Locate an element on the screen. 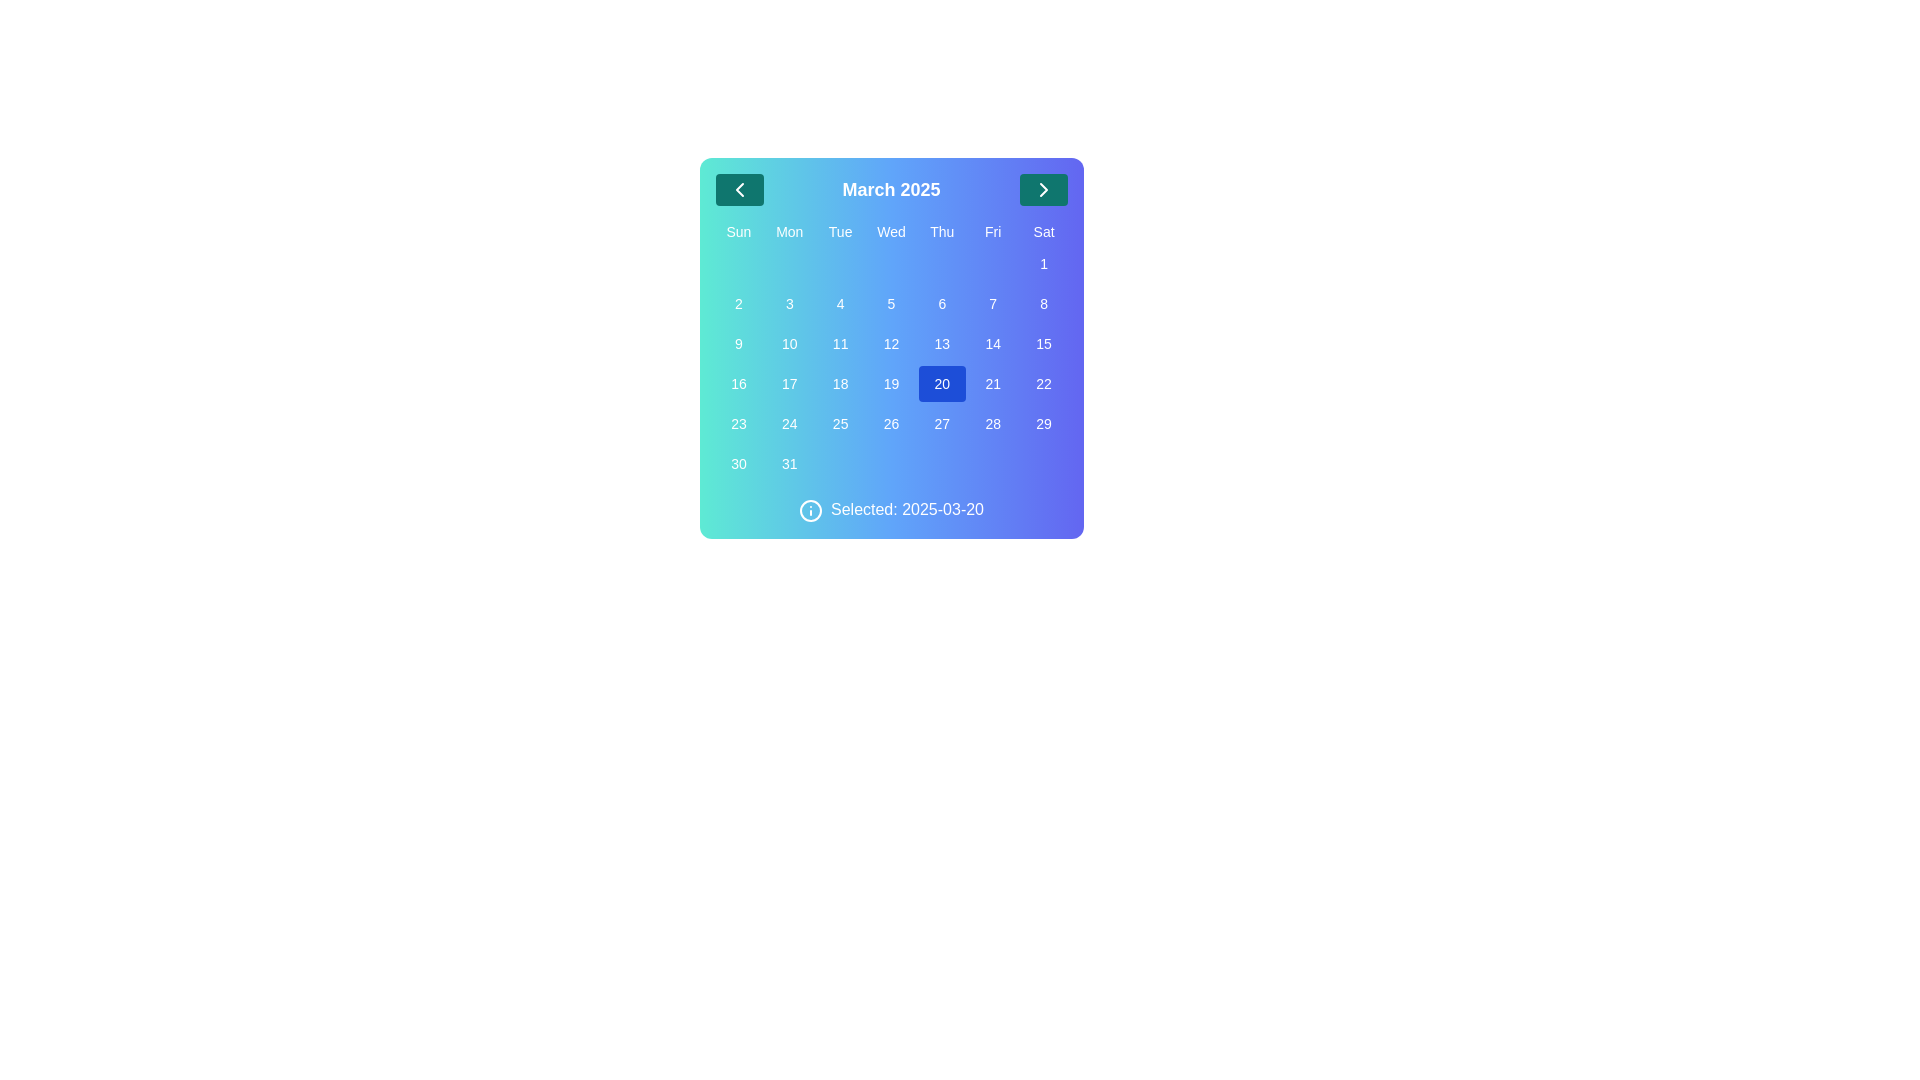 The image size is (1920, 1080). the left-facing chevron arrow icon in the calendar widget's header is located at coordinates (738, 189).